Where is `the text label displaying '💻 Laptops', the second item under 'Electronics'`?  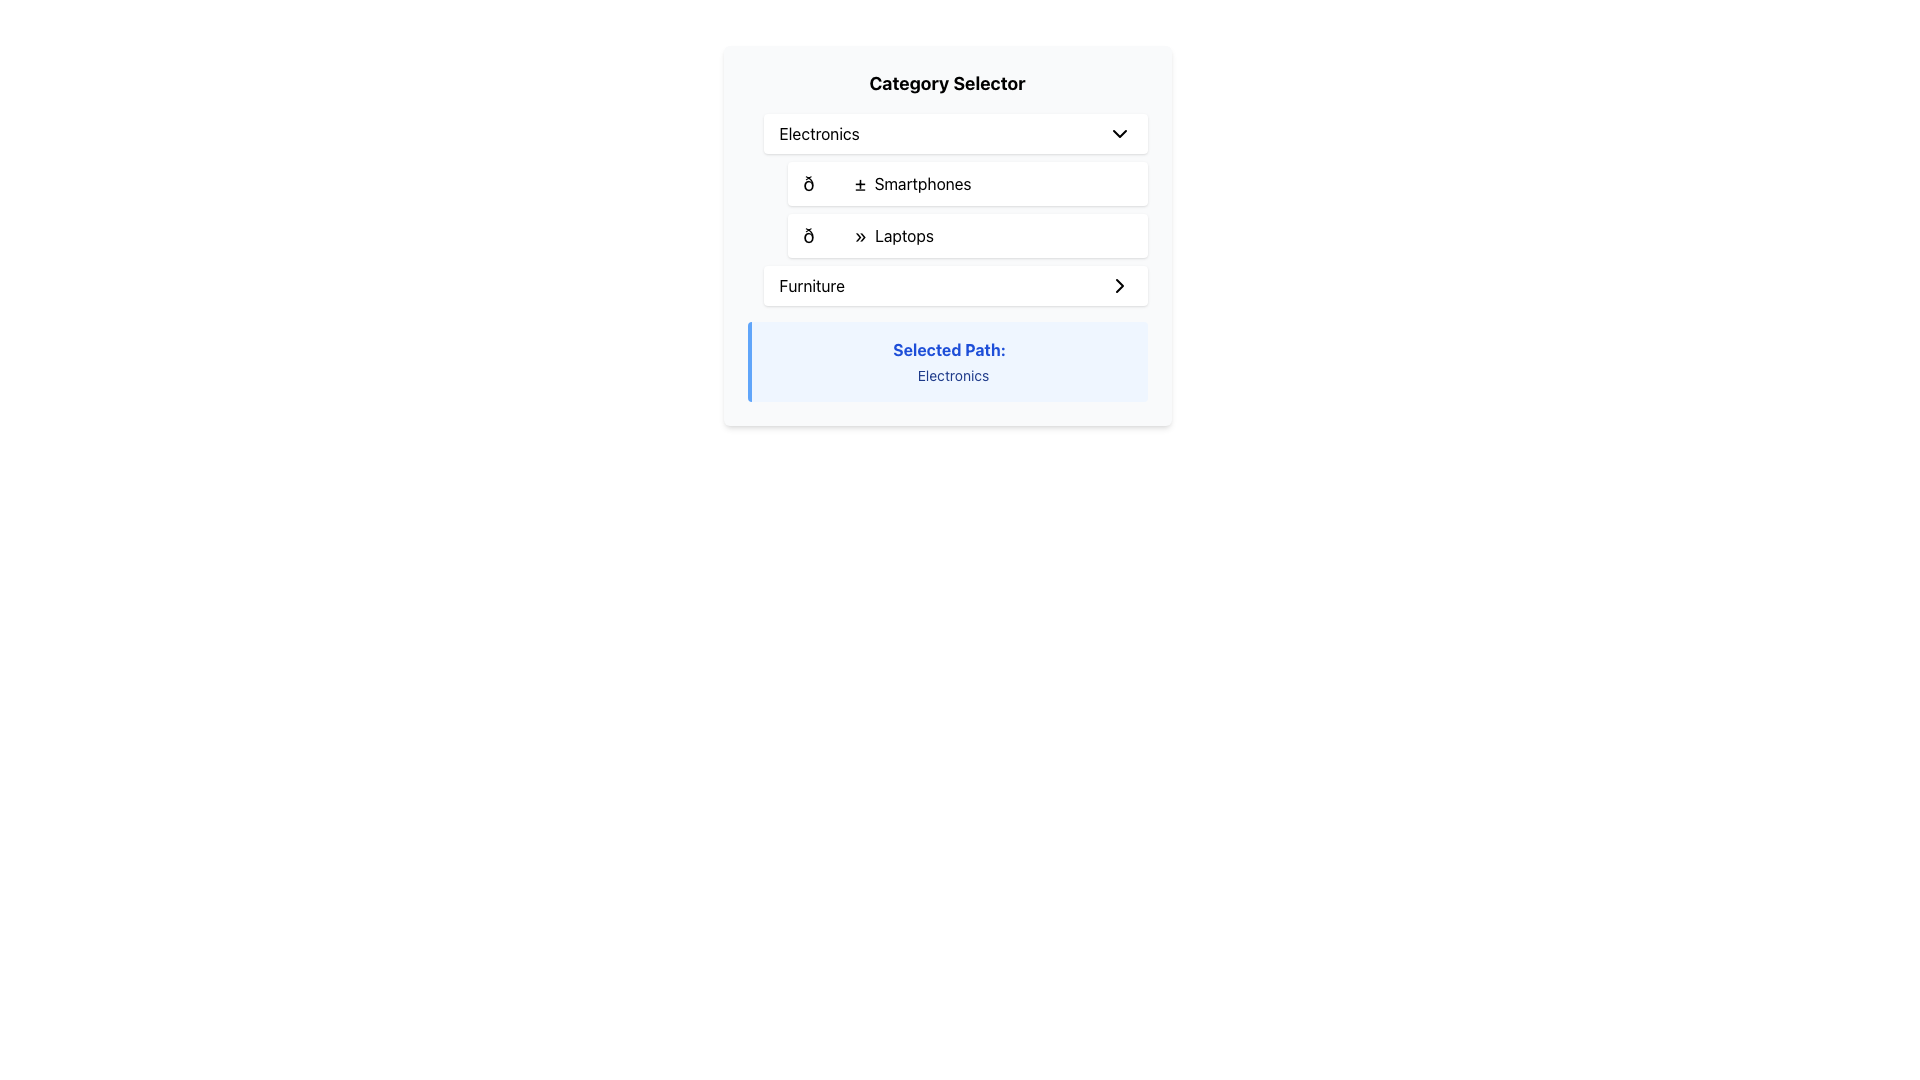
the text label displaying '💻 Laptops', the second item under 'Electronics' is located at coordinates (868, 234).